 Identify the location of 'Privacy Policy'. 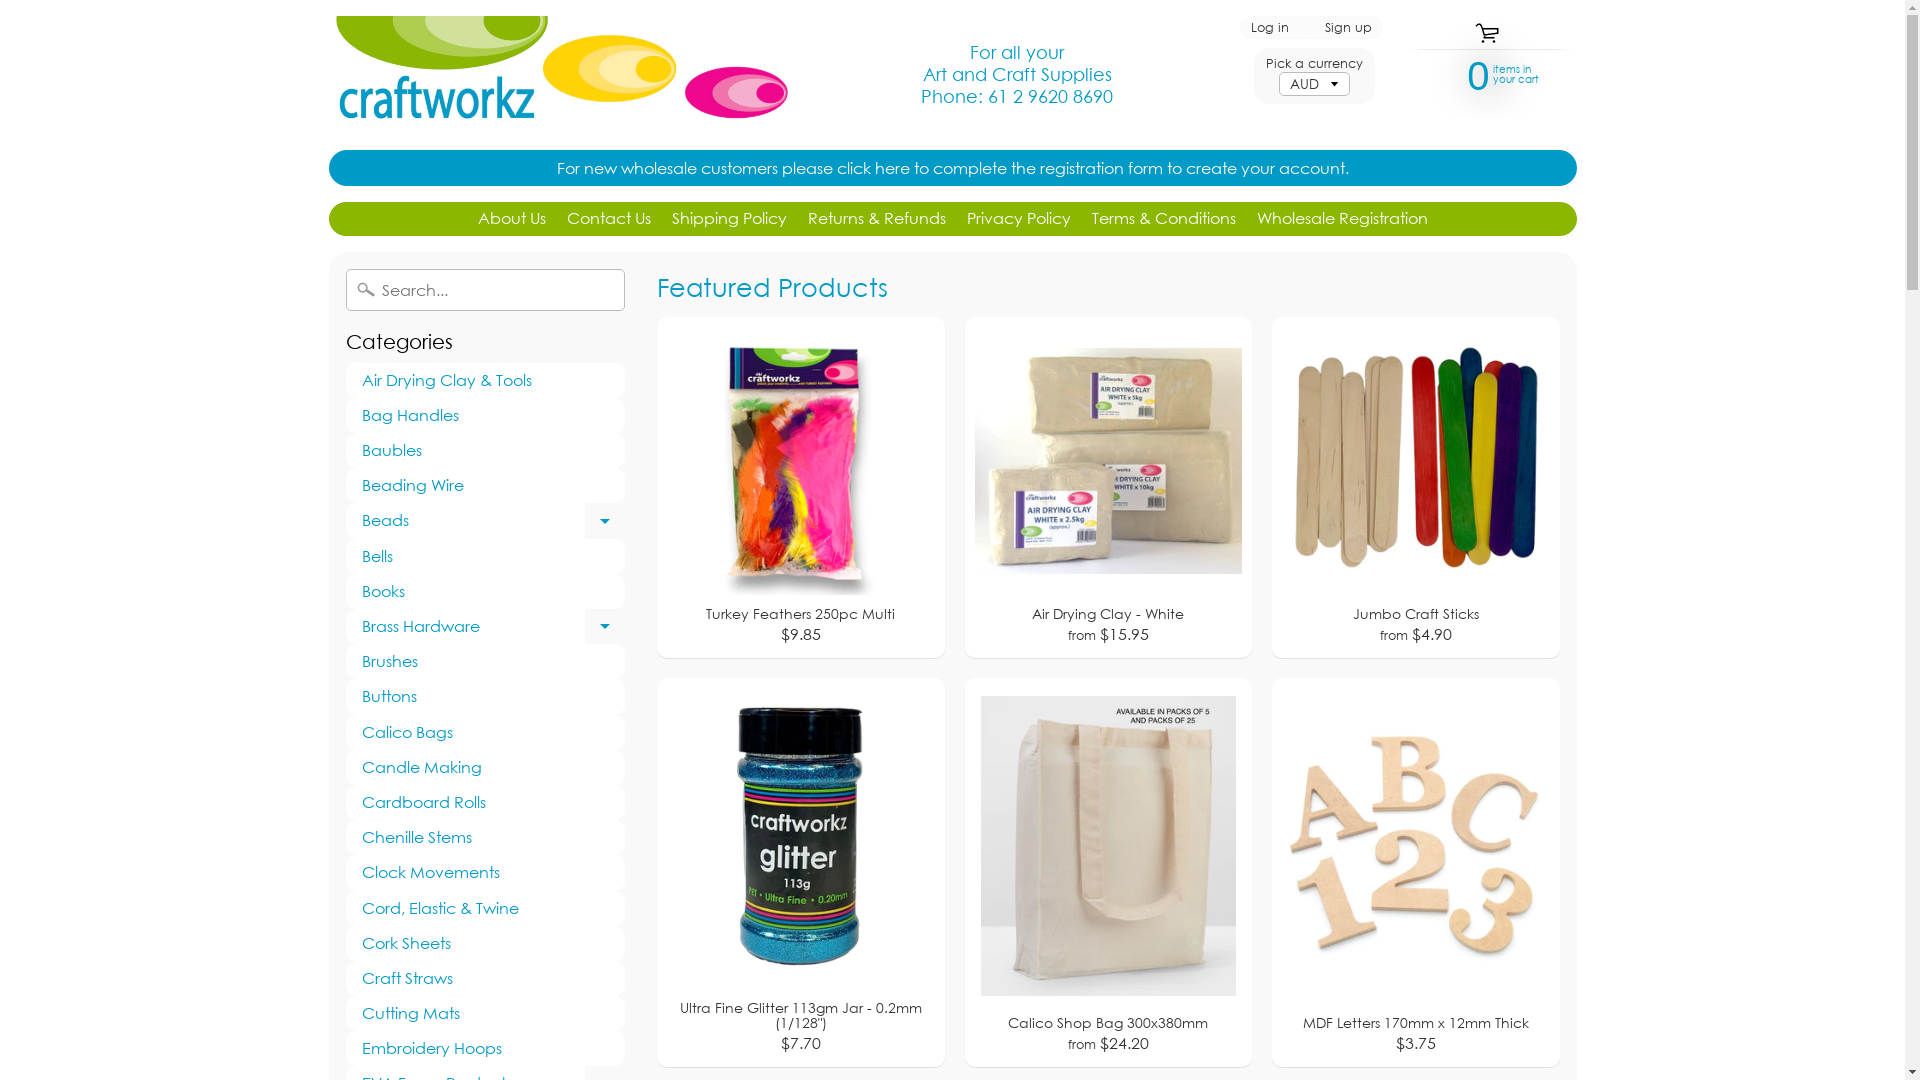
(1017, 219).